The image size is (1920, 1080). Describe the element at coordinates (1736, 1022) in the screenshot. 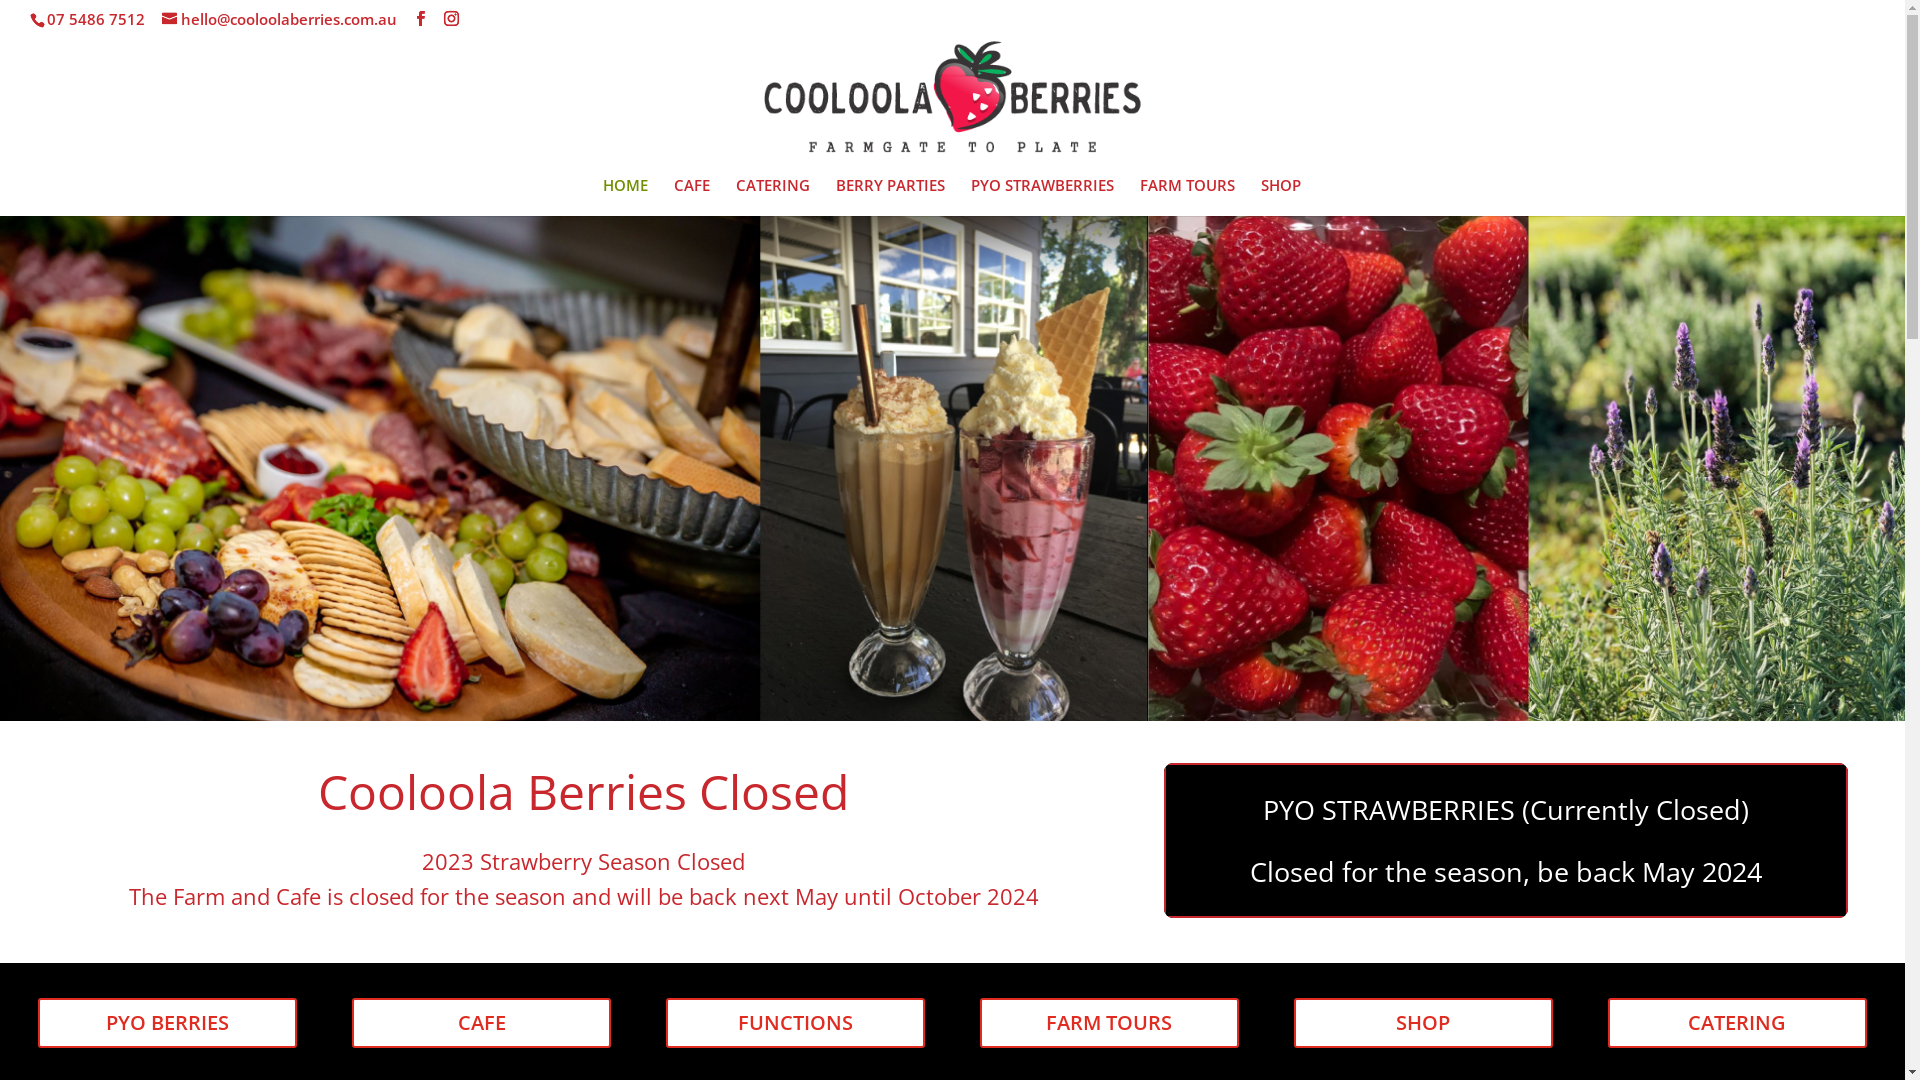

I see `'CATERING'` at that location.